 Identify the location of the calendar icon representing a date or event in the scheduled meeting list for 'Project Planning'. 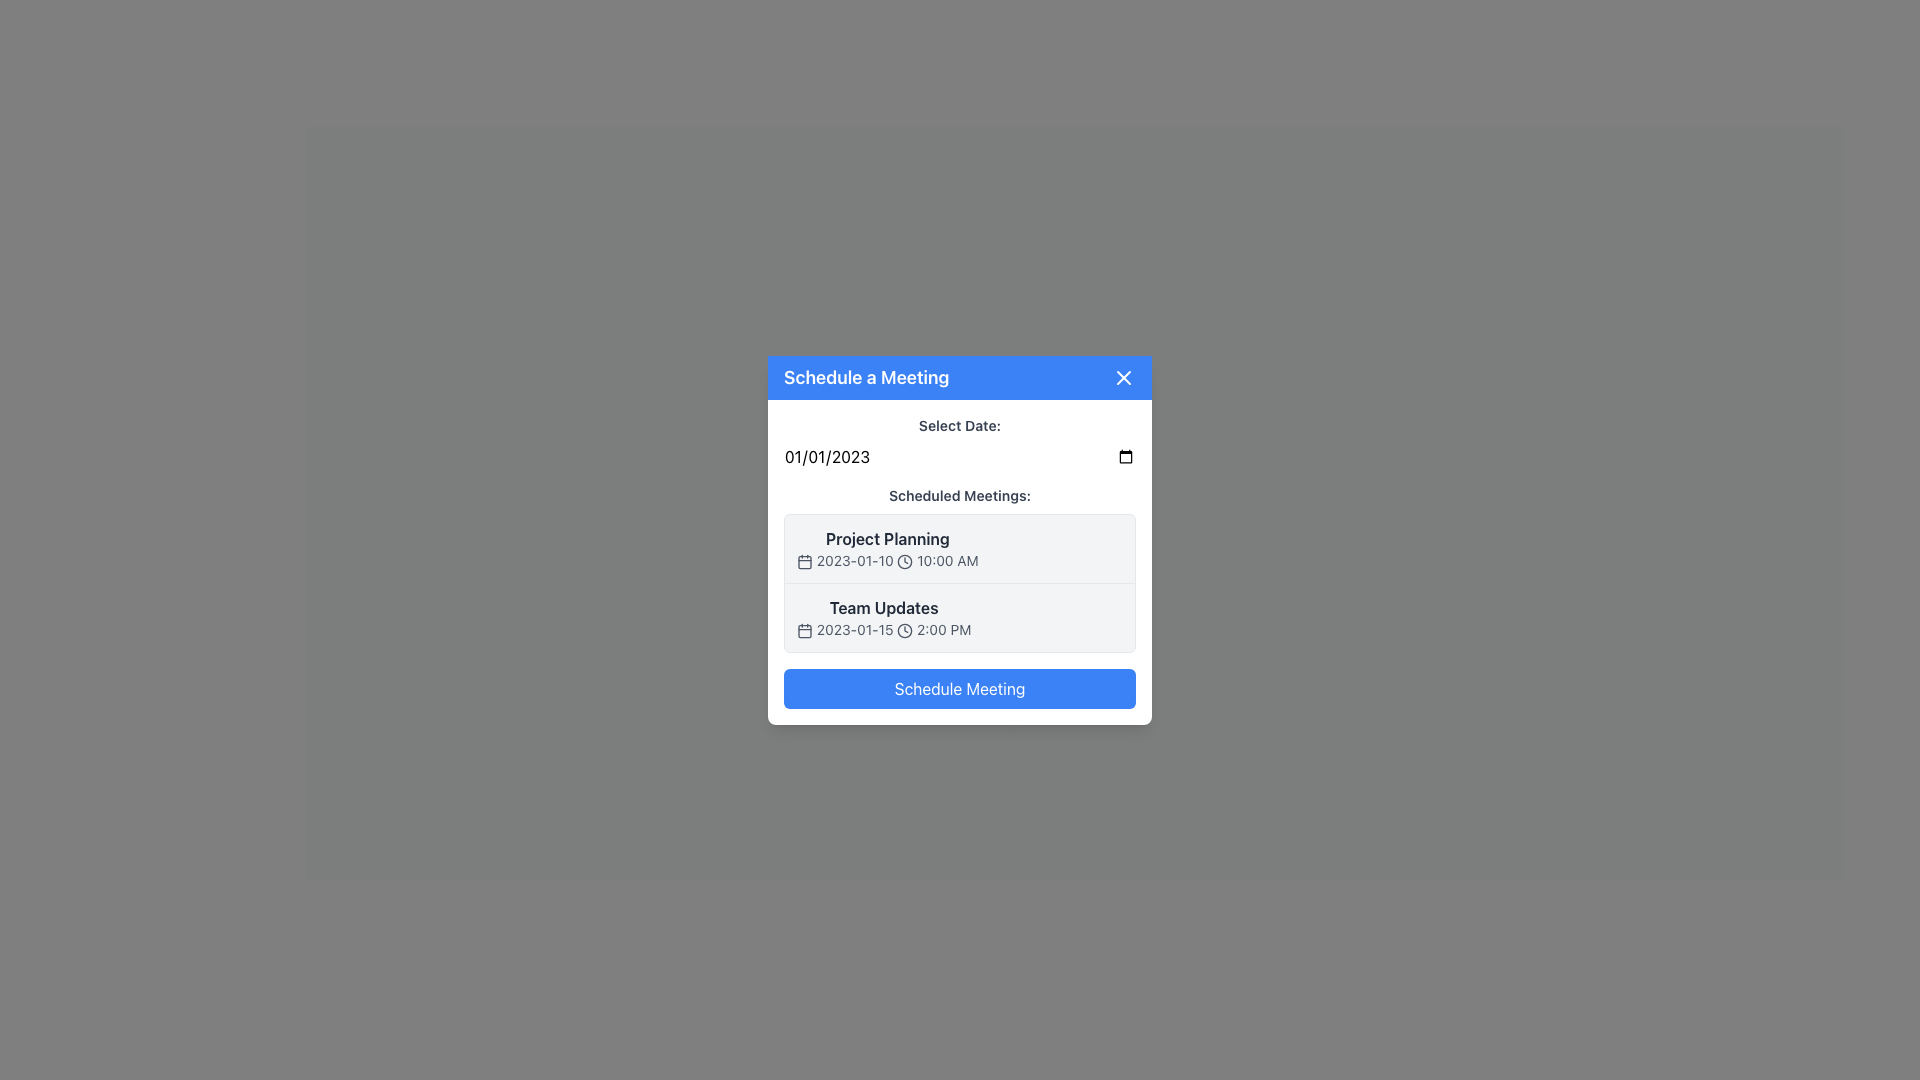
(805, 562).